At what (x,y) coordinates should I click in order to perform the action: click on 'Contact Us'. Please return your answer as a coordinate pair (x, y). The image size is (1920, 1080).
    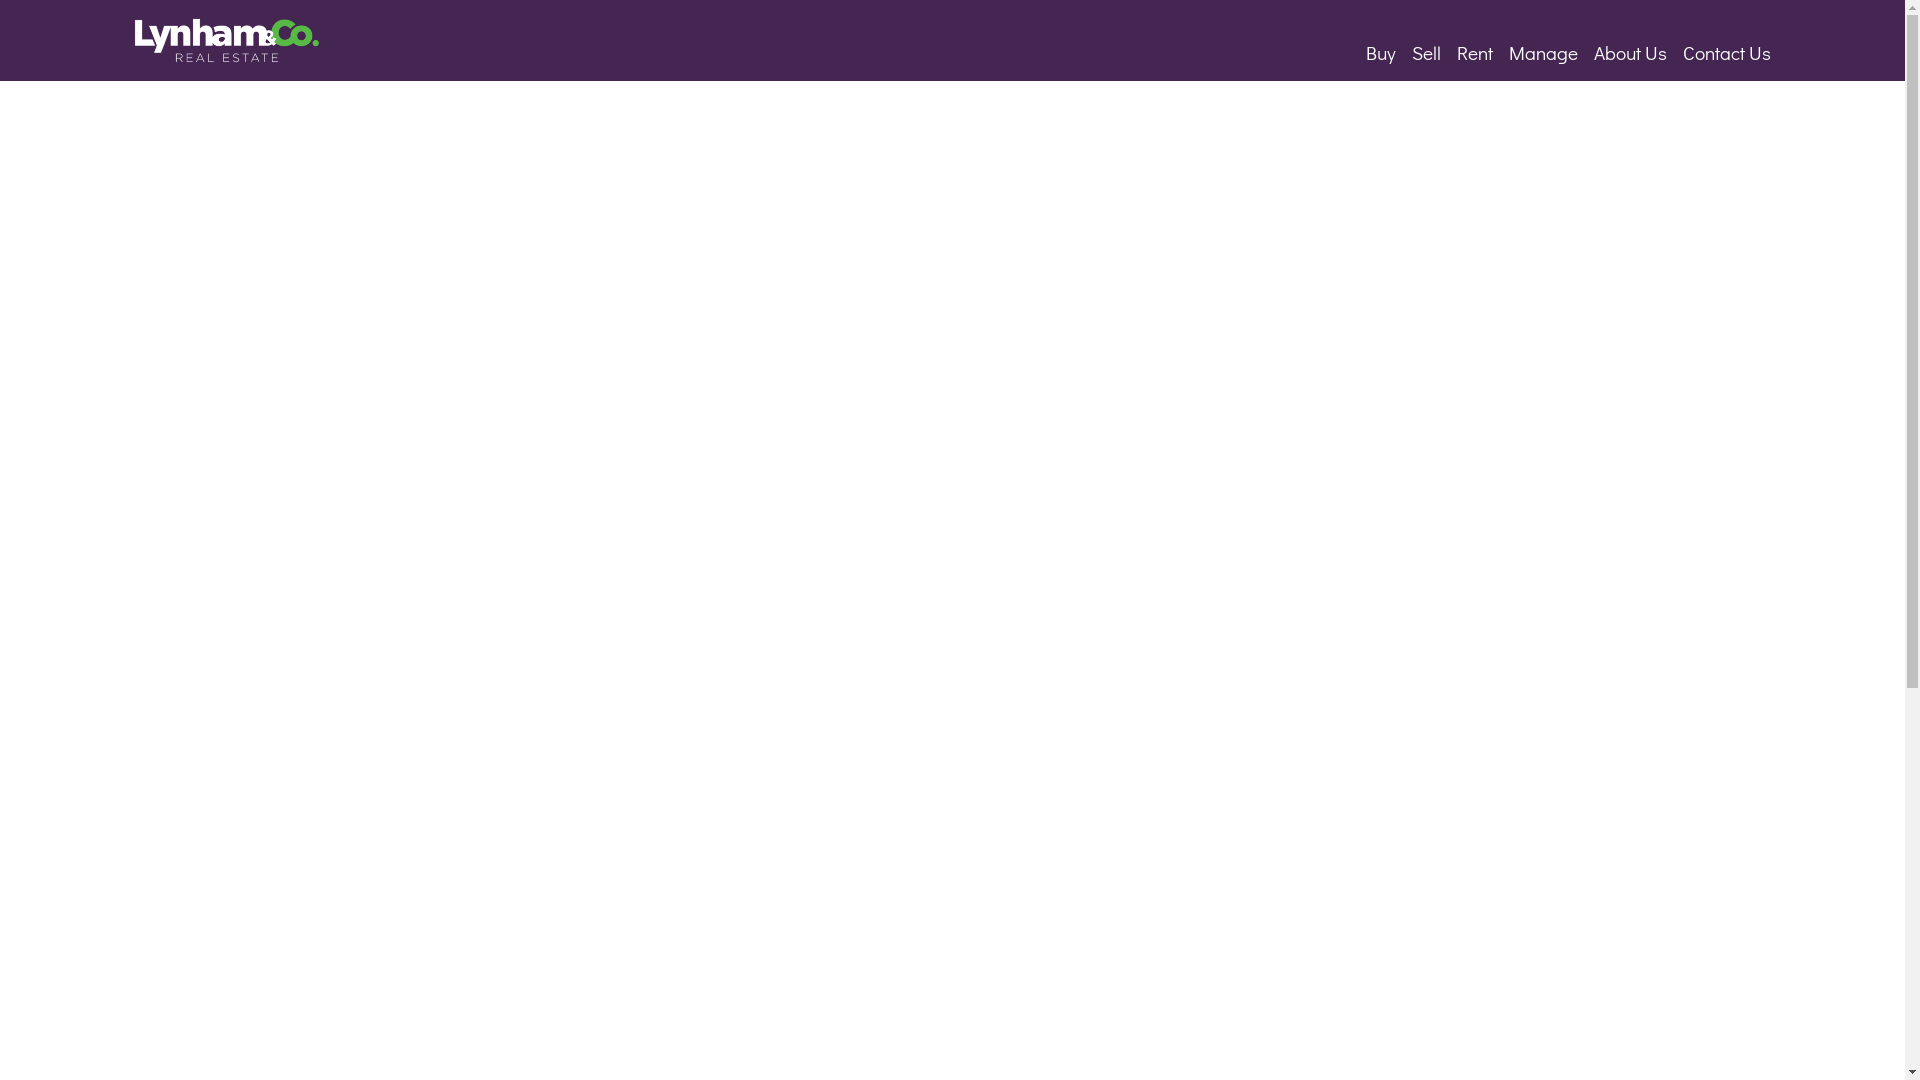
    Looking at the image, I should click on (1726, 51).